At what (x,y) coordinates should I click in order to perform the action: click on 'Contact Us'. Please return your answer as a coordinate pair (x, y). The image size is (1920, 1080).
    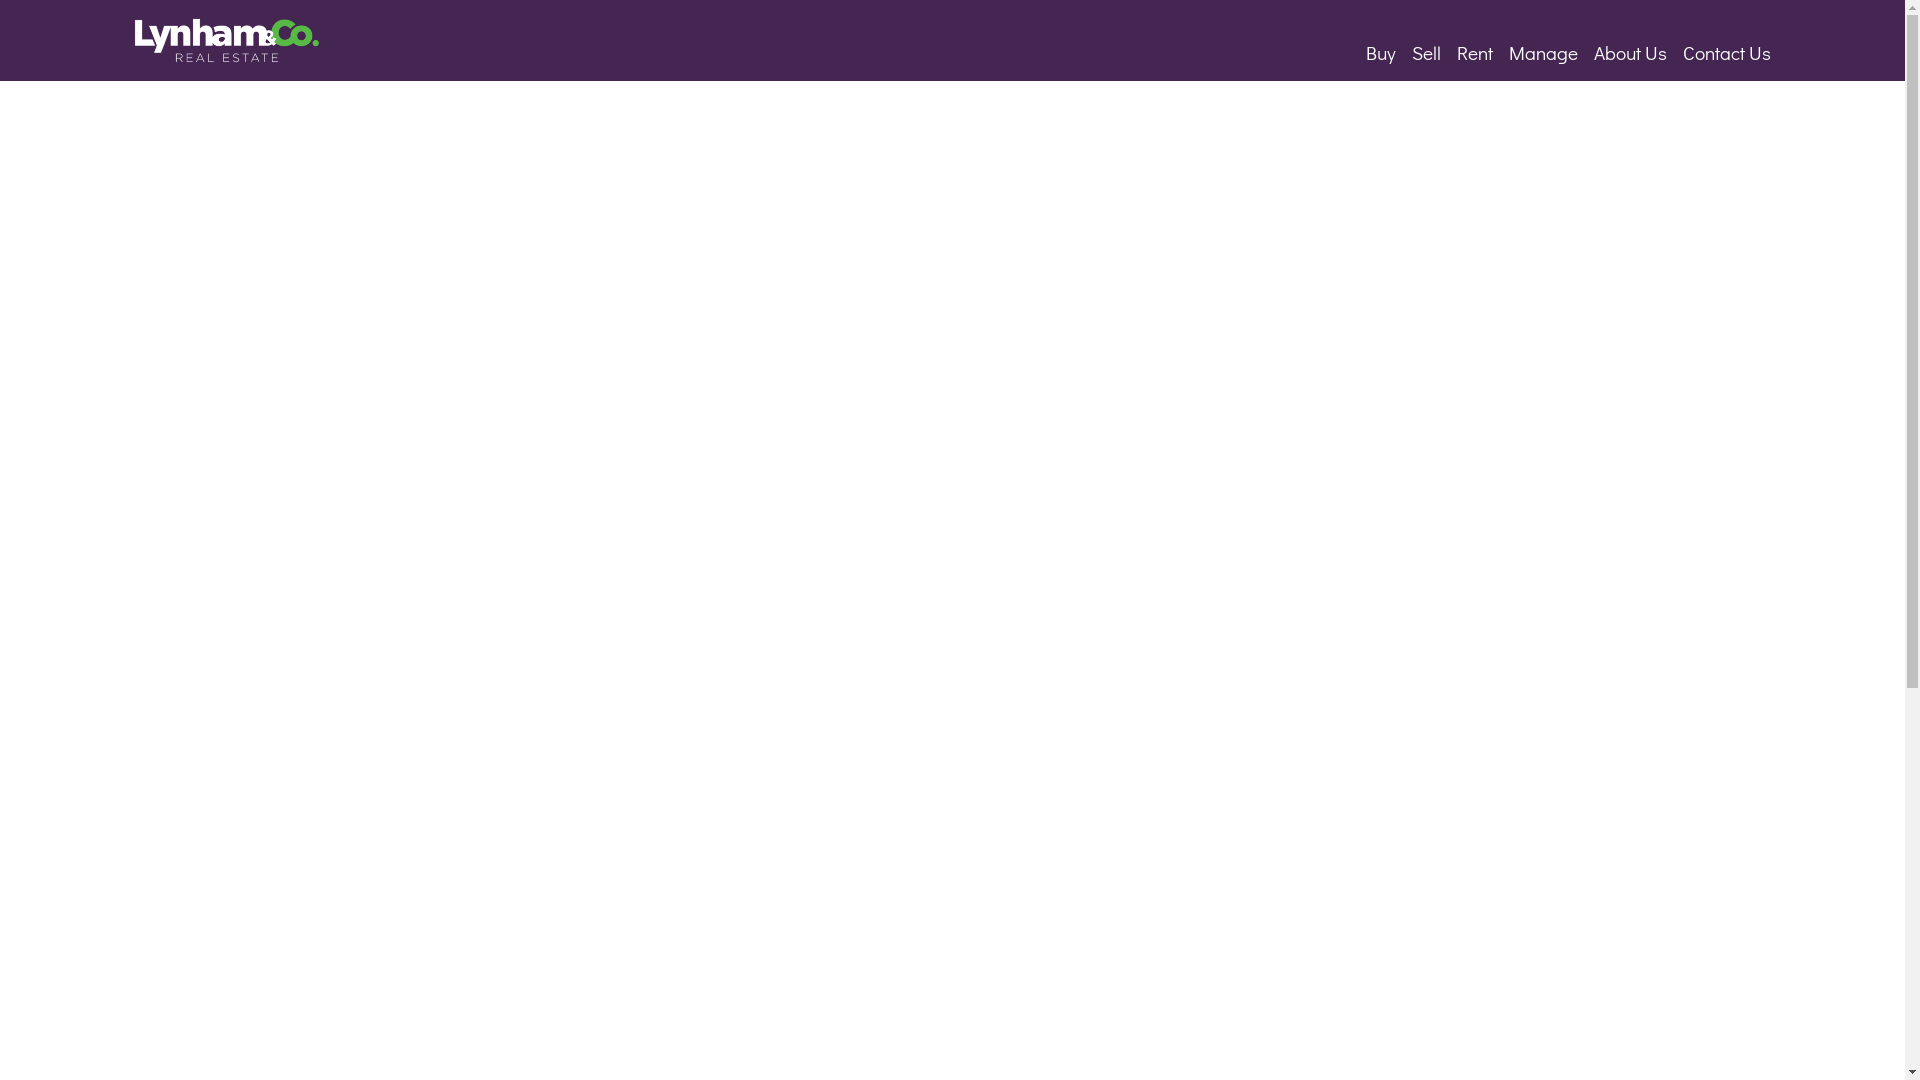
    Looking at the image, I should click on (1726, 51).